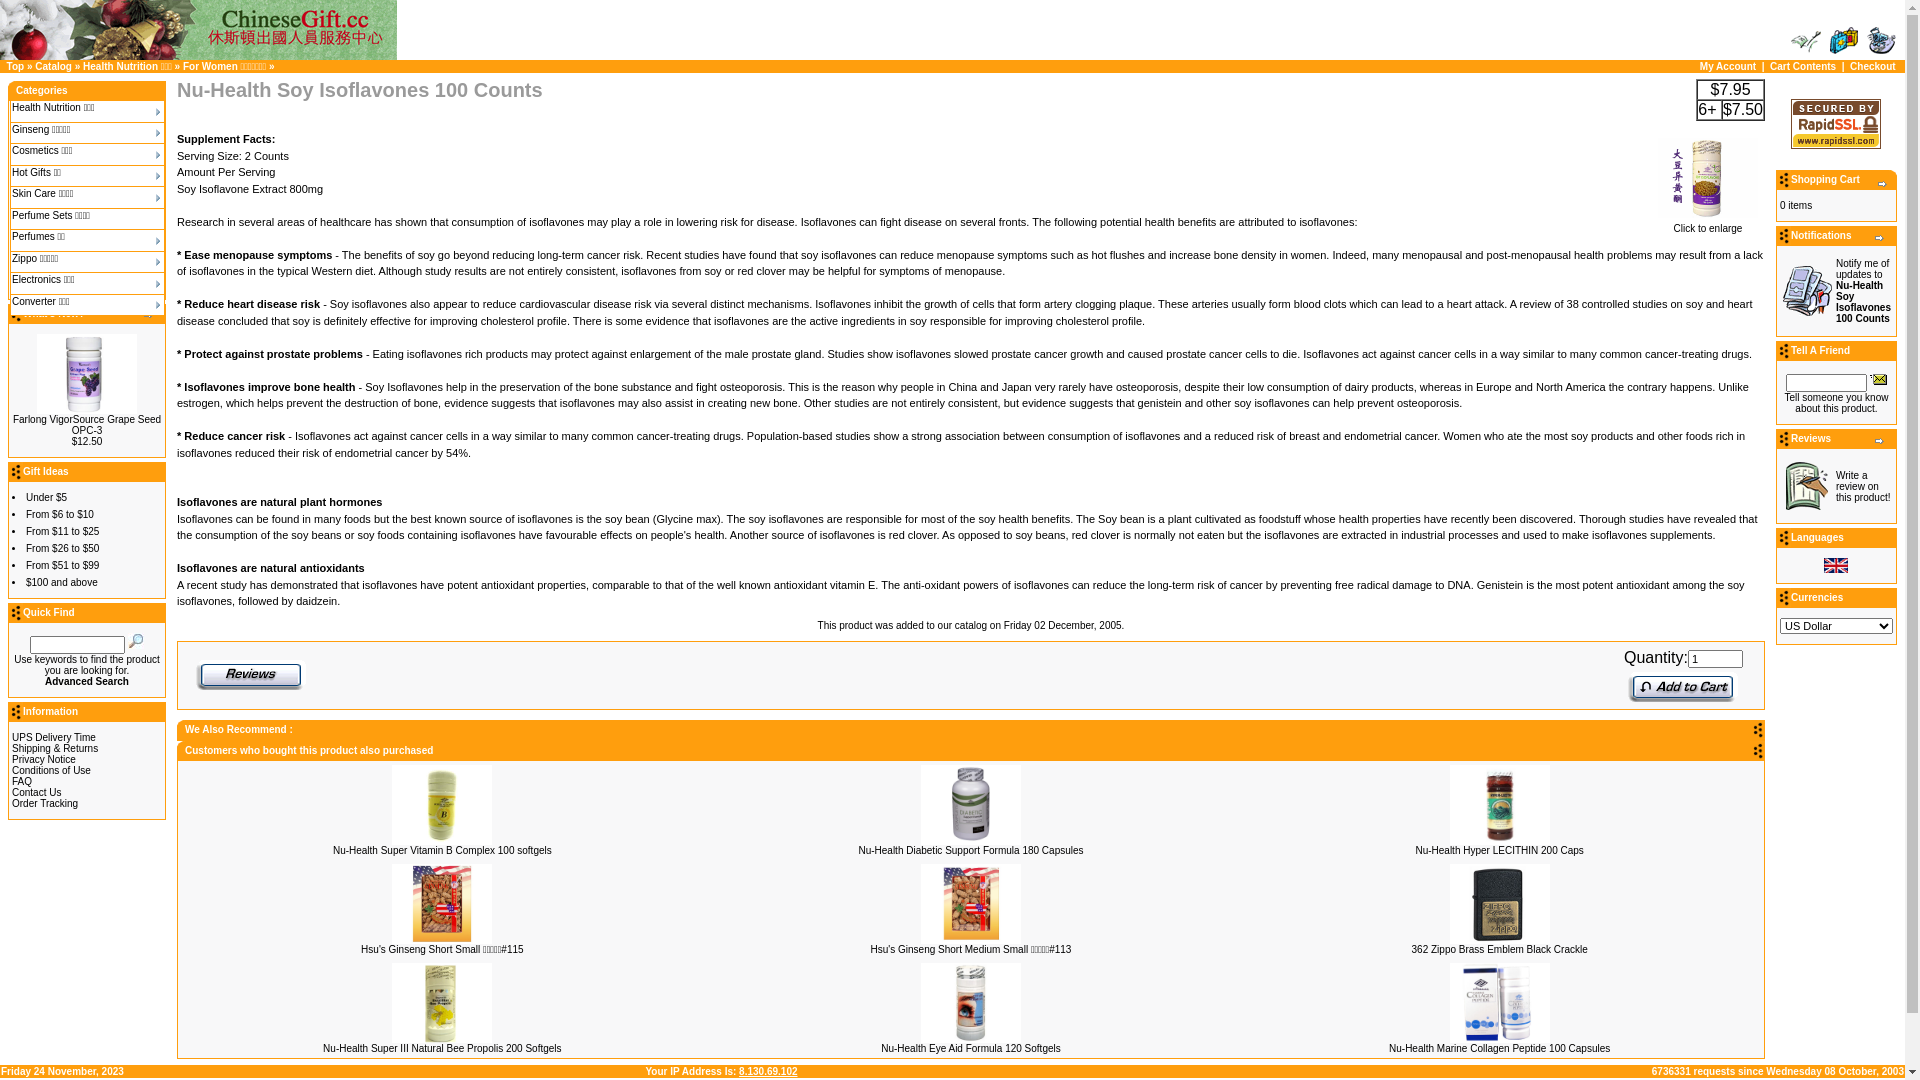  Describe the element at coordinates (1707, 223) in the screenshot. I see `'Click to enlarge'` at that location.